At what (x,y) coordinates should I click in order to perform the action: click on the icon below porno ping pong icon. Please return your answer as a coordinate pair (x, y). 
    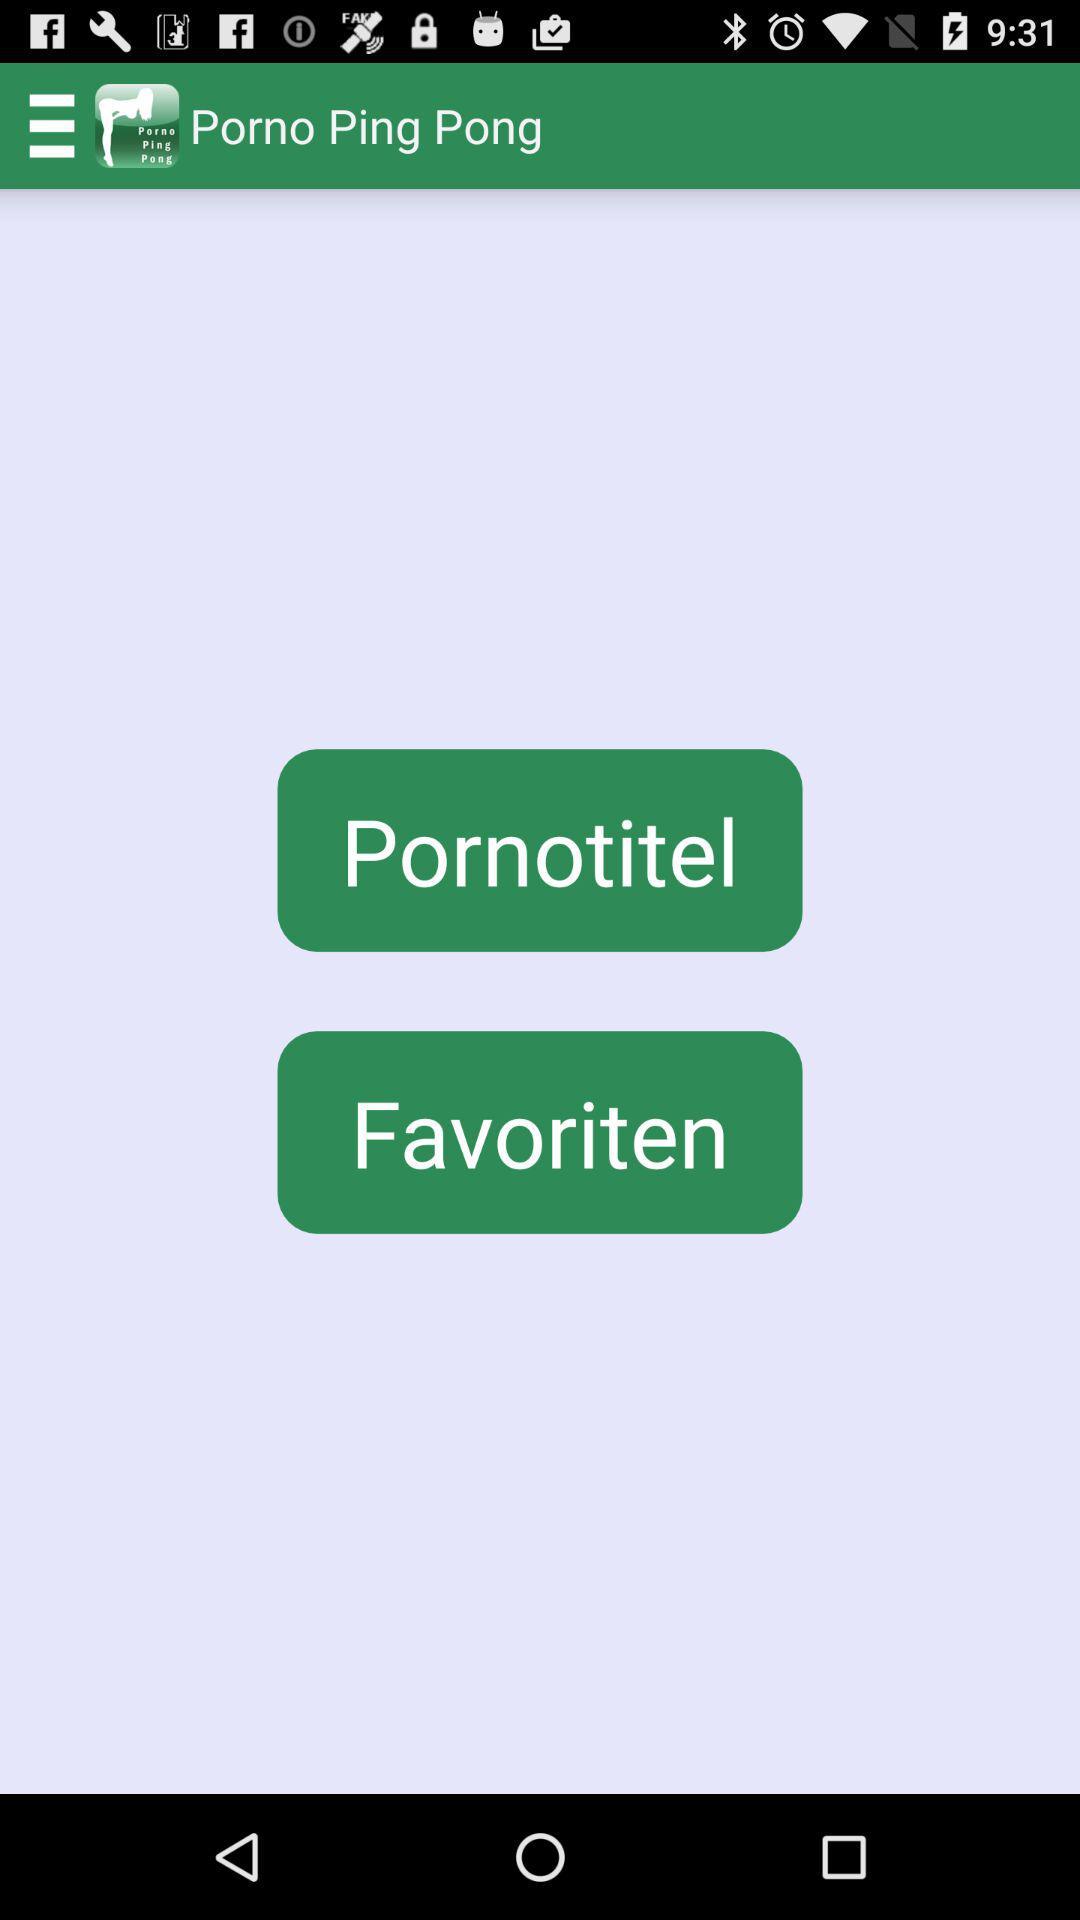
    Looking at the image, I should click on (540, 850).